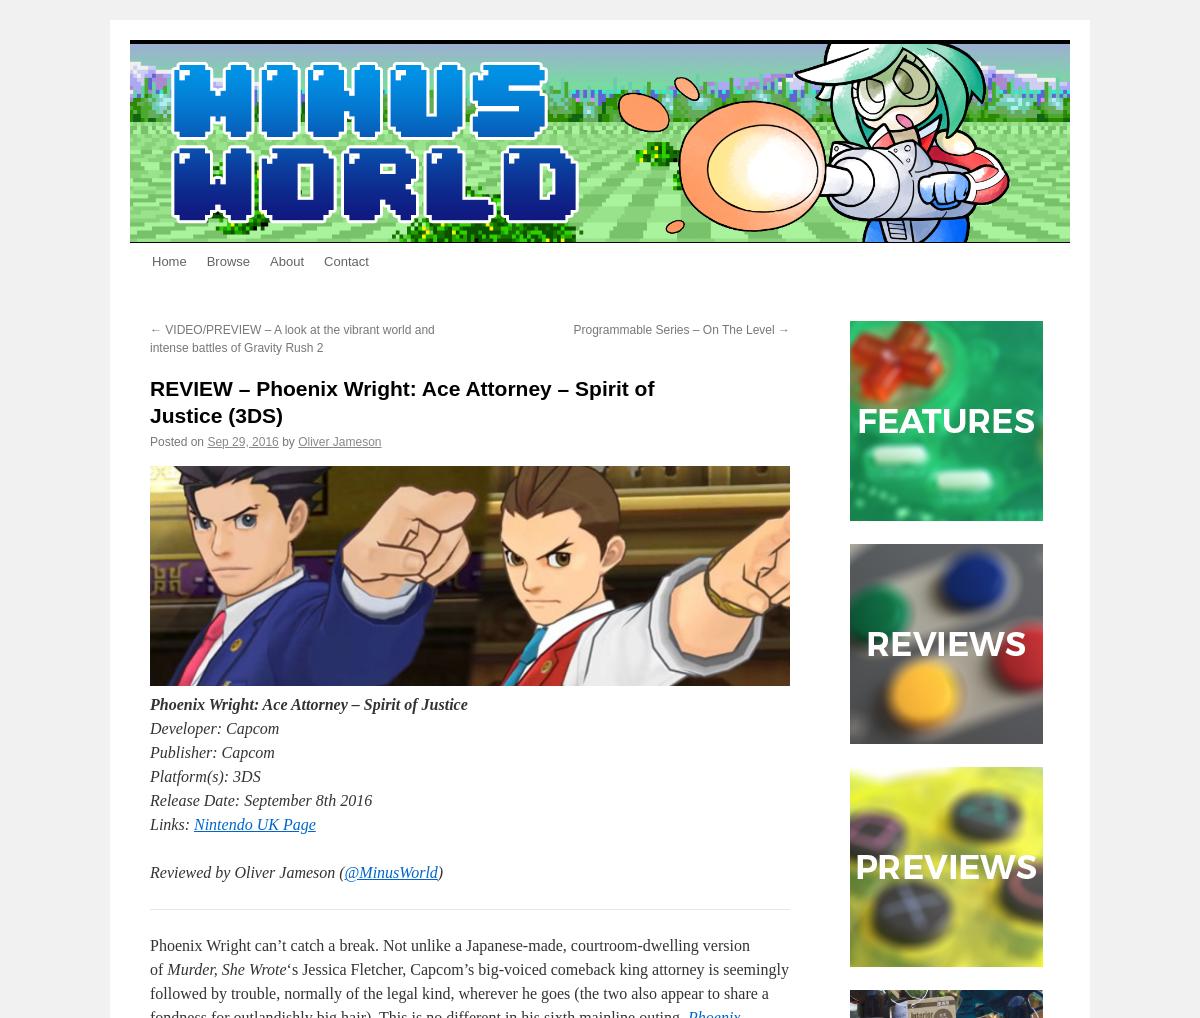  I want to click on 'Phoenix Wright can’t catch a break. Not unlike a Japanese-made, courtroom-dwelling version of', so click(449, 956).